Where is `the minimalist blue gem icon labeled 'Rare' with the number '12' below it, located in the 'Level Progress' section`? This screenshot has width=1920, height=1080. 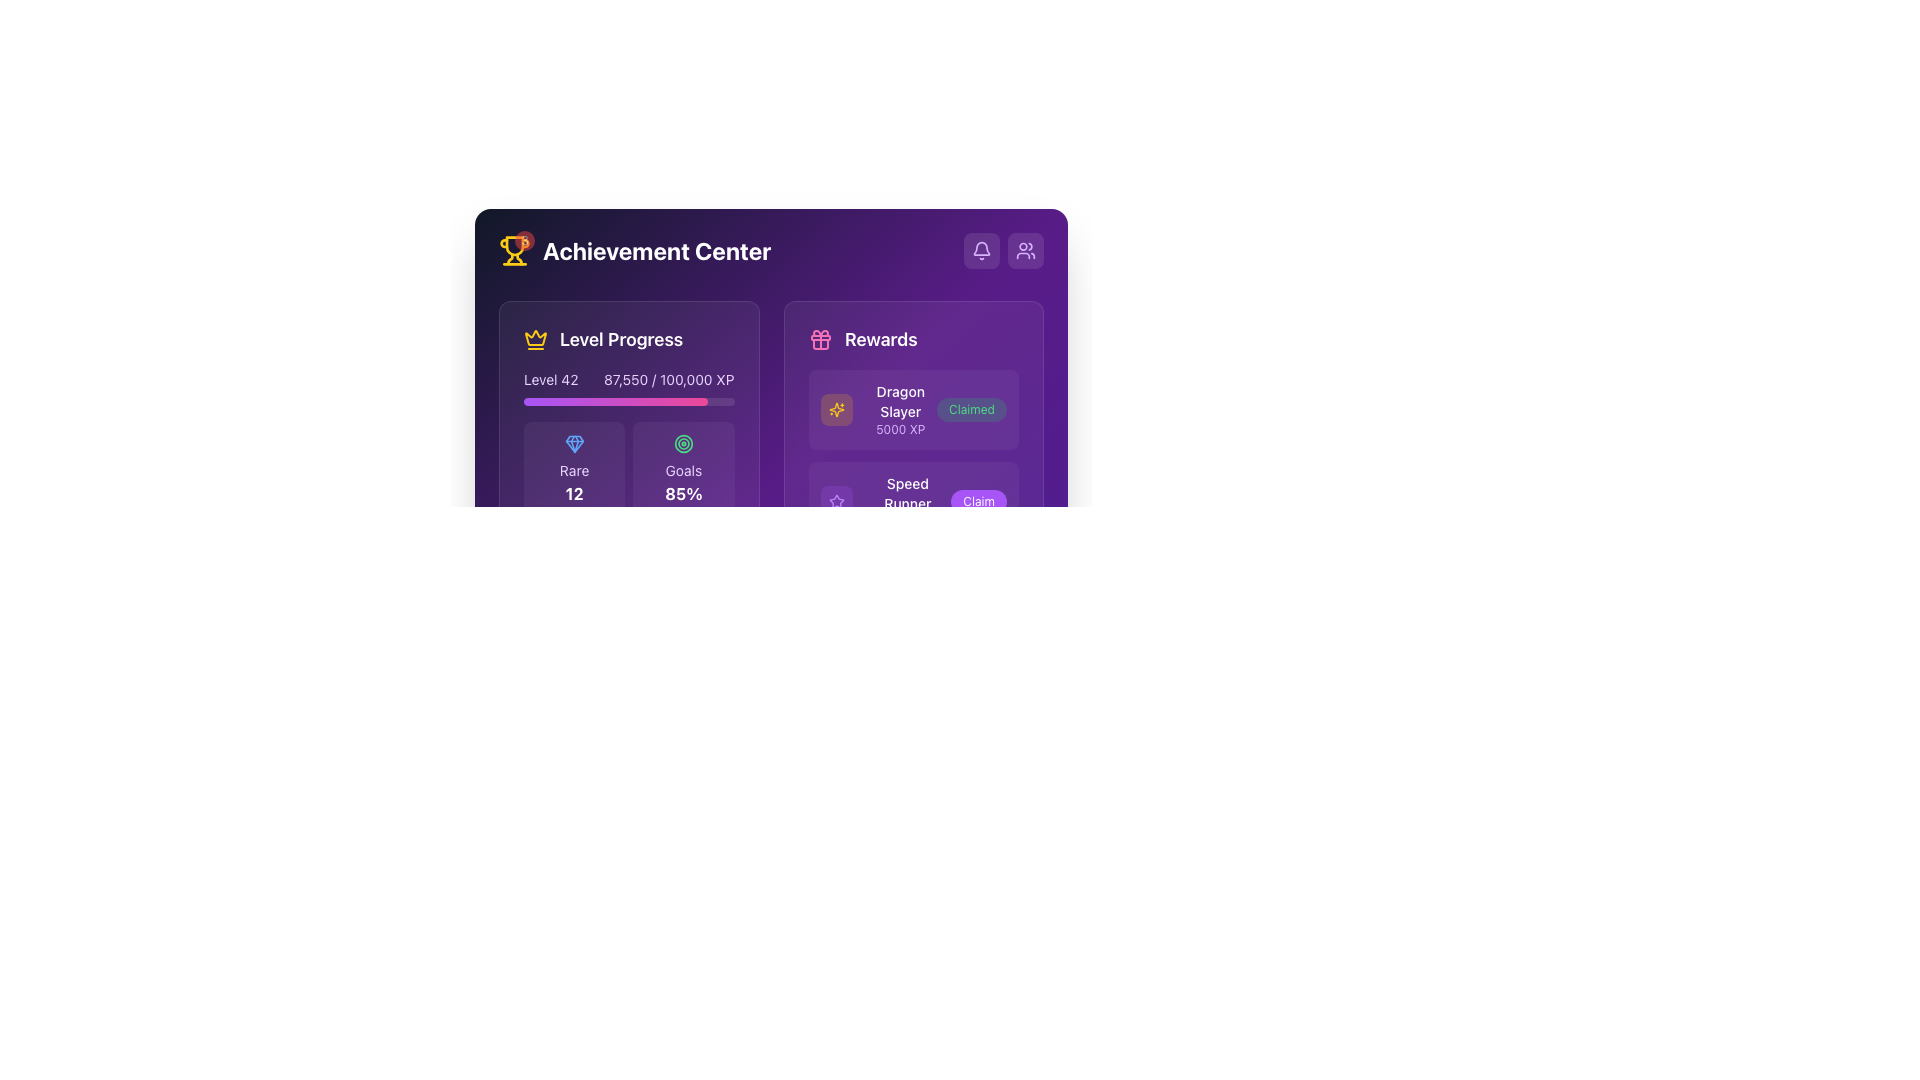 the minimalist blue gem icon labeled 'Rare' with the number '12' below it, located in the 'Level Progress' section is located at coordinates (573, 442).